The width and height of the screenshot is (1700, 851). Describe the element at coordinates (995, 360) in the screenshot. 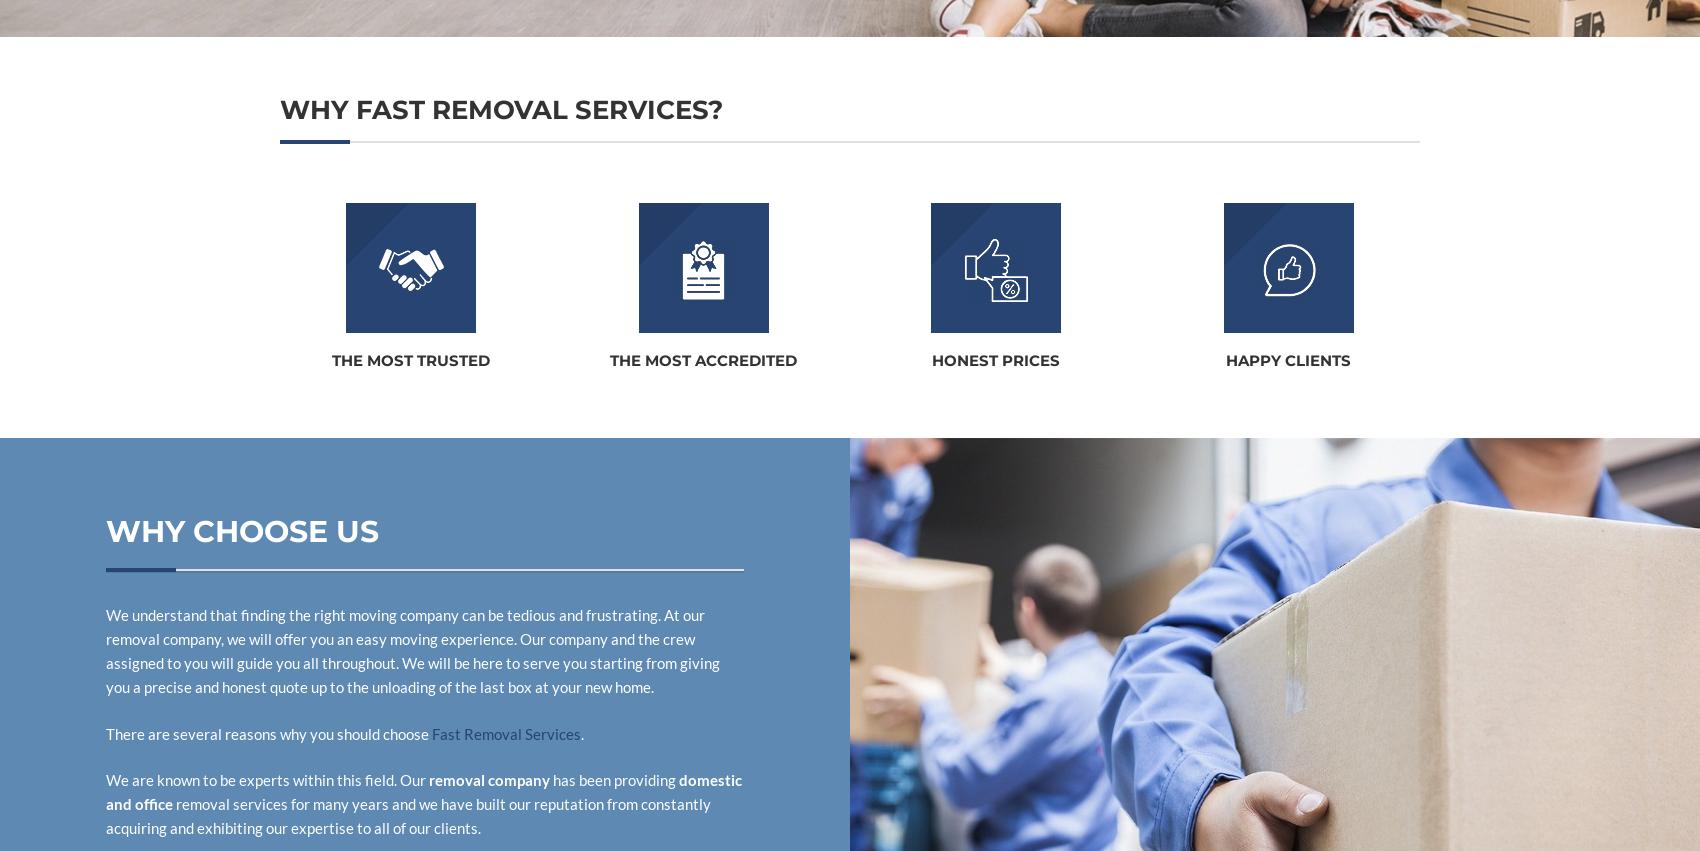

I see `'HONEST PRICES'` at that location.